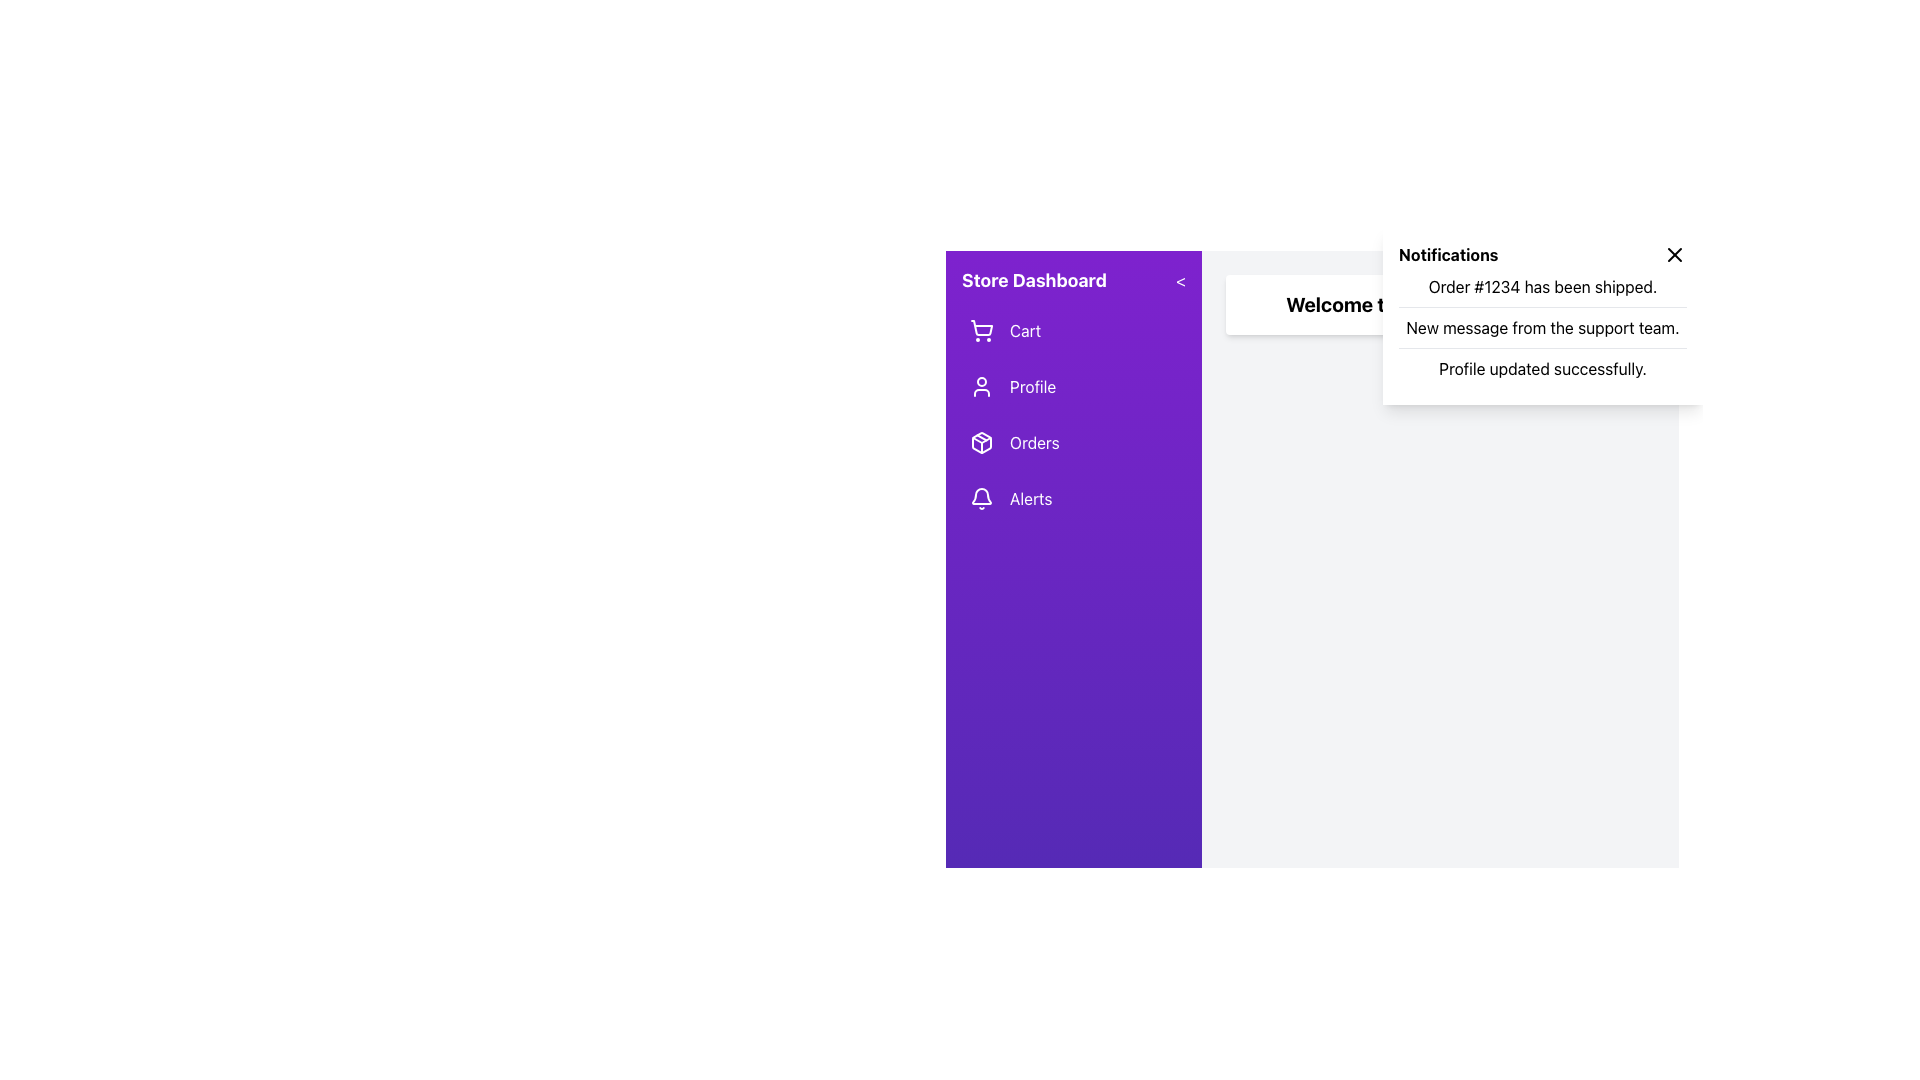 This screenshot has height=1080, width=1920. I want to click on the bell notification icon located at the bottom of the vertical side menu, so click(982, 495).